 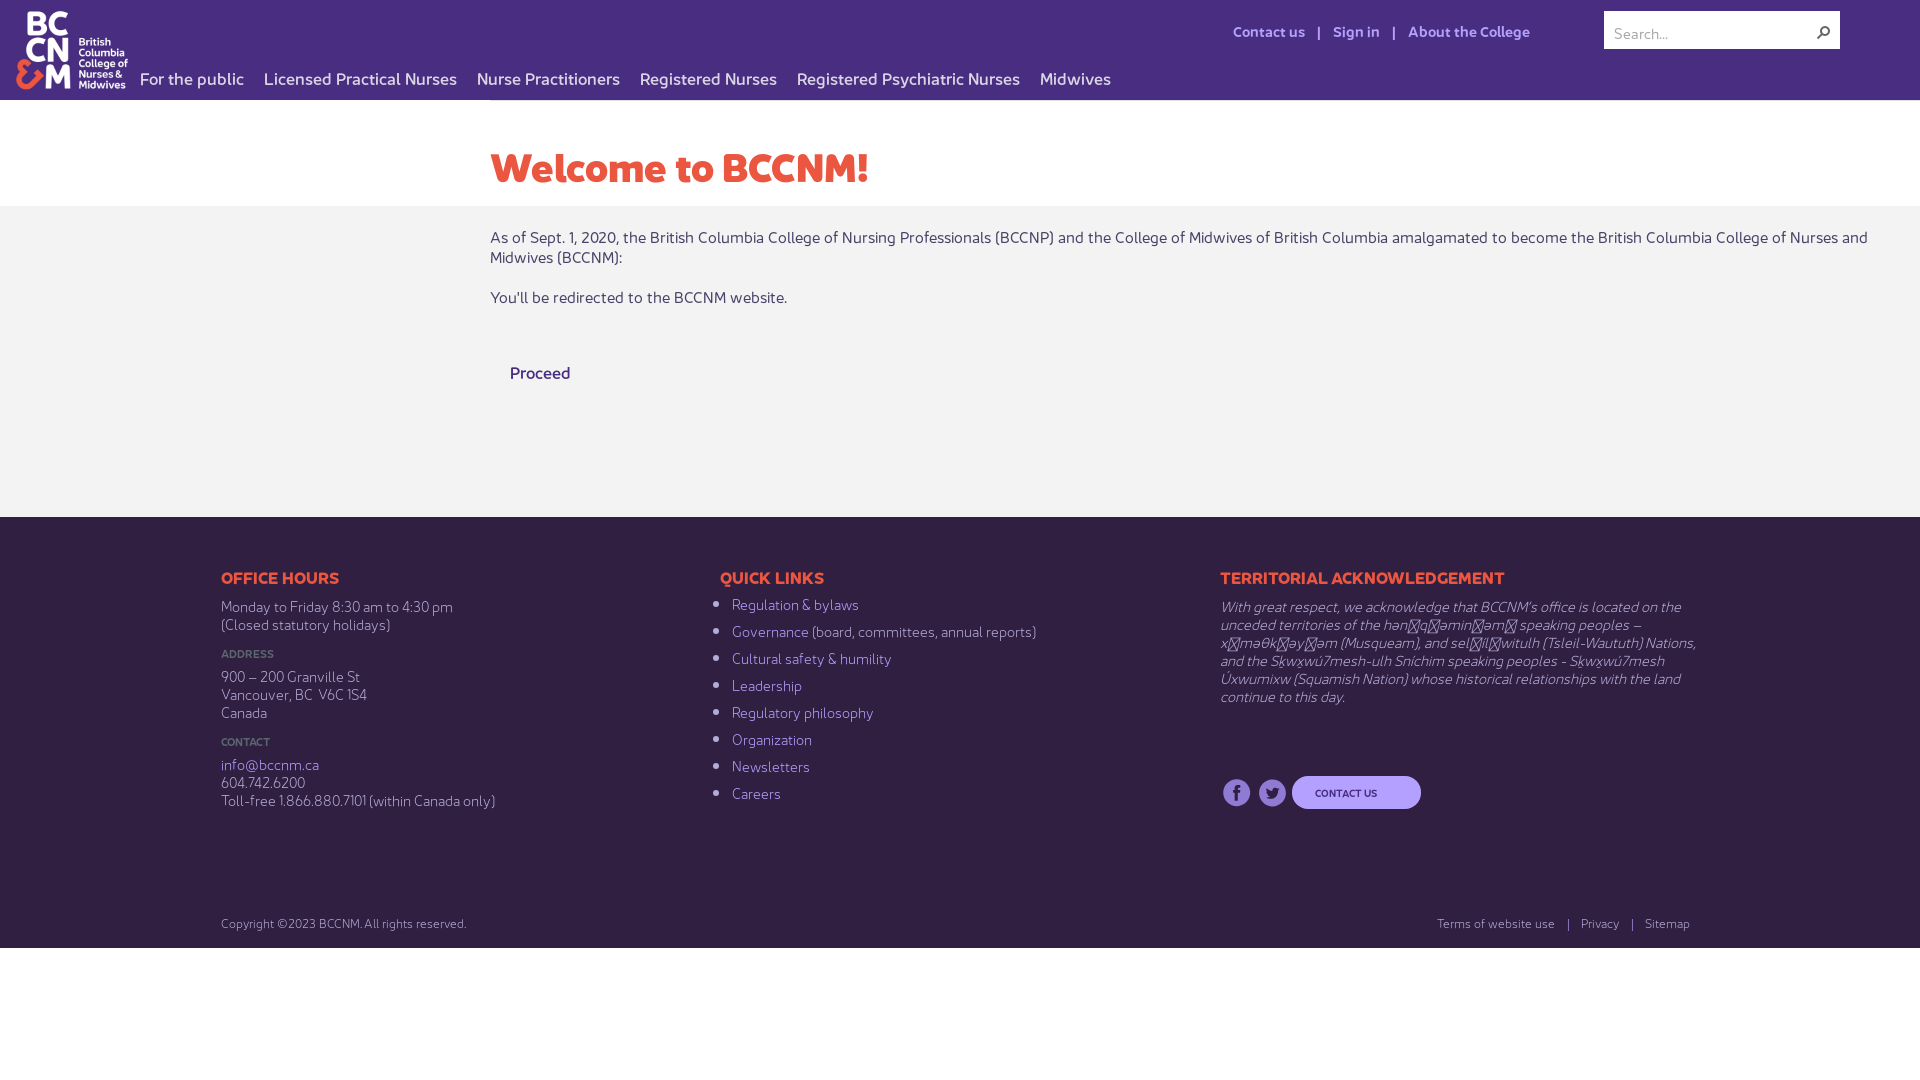 What do you see at coordinates (811, 656) in the screenshot?
I see `'Cultural safety & humility'` at bounding box center [811, 656].